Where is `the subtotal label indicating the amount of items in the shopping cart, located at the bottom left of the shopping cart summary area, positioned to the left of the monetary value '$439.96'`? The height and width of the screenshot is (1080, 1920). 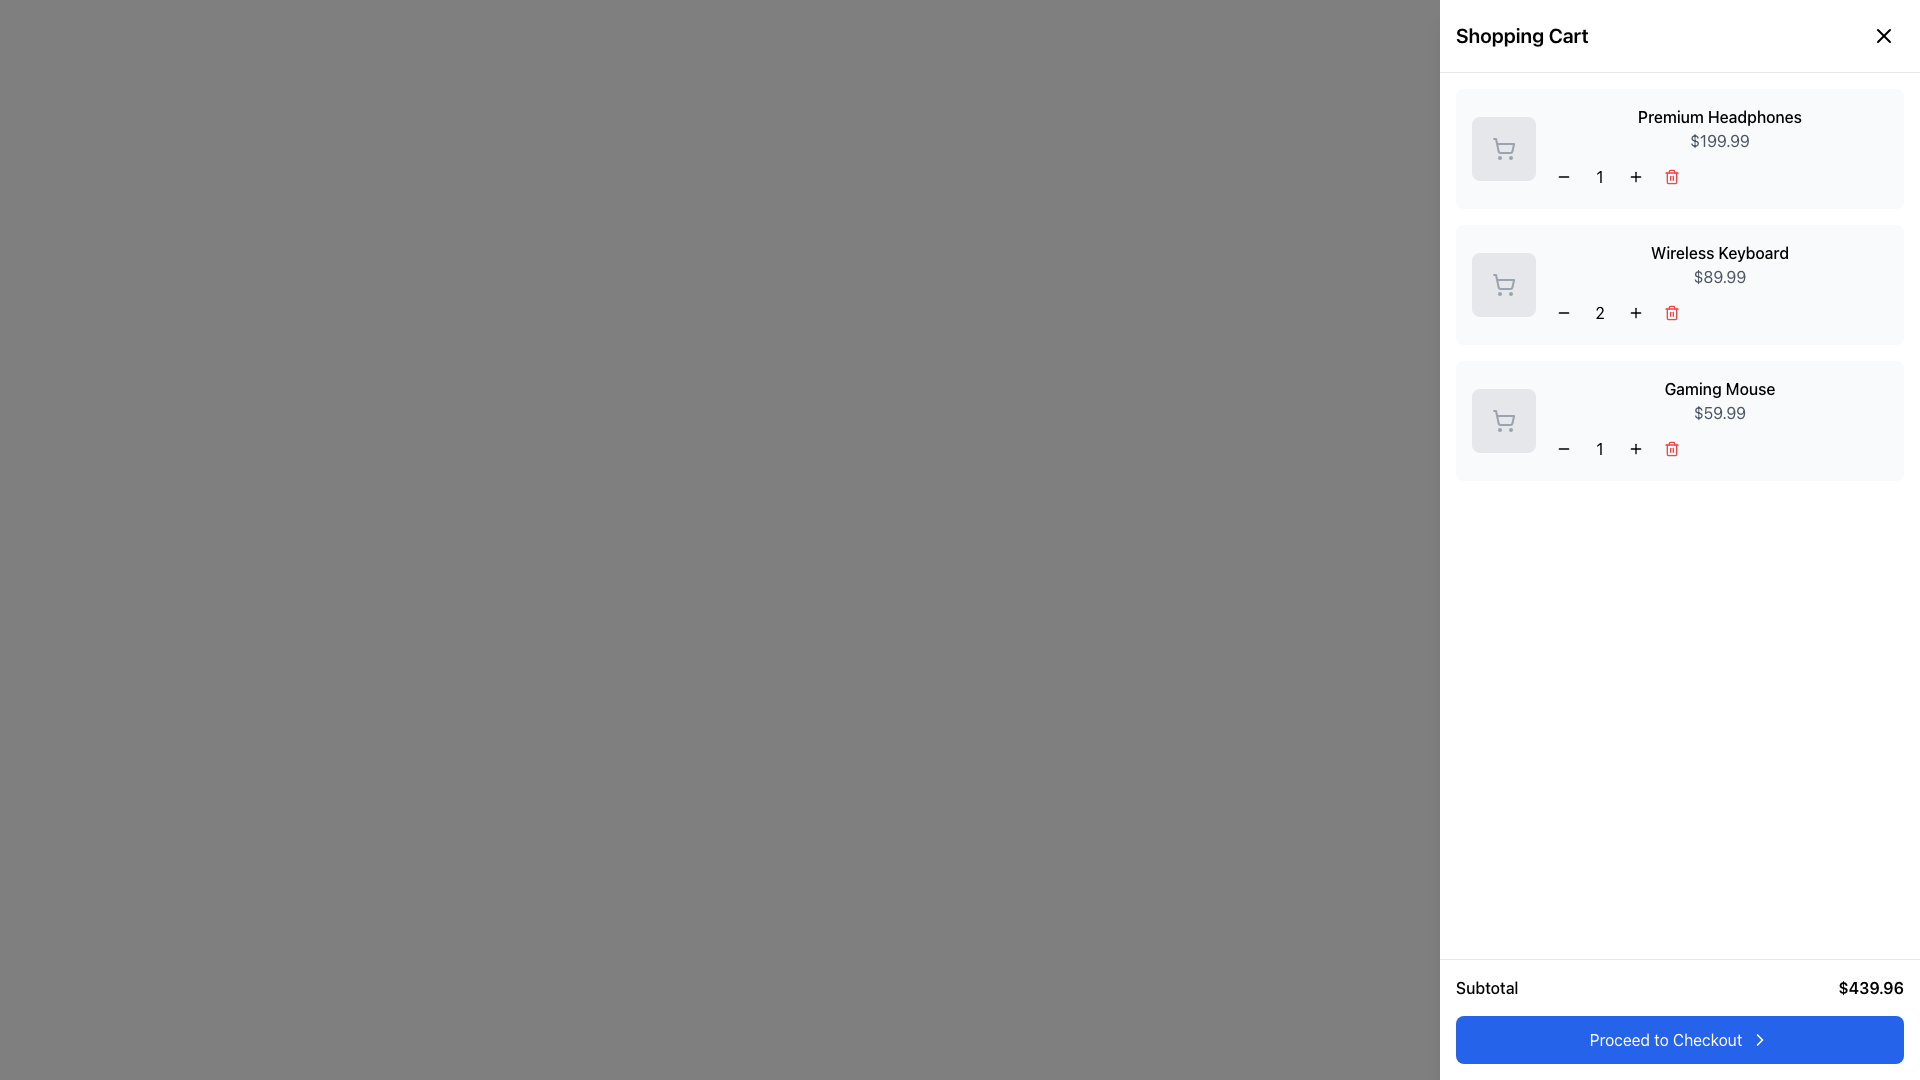 the subtotal label indicating the amount of items in the shopping cart, located at the bottom left of the shopping cart summary area, positioned to the left of the monetary value '$439.96' is located at coordinates (1487, 986).